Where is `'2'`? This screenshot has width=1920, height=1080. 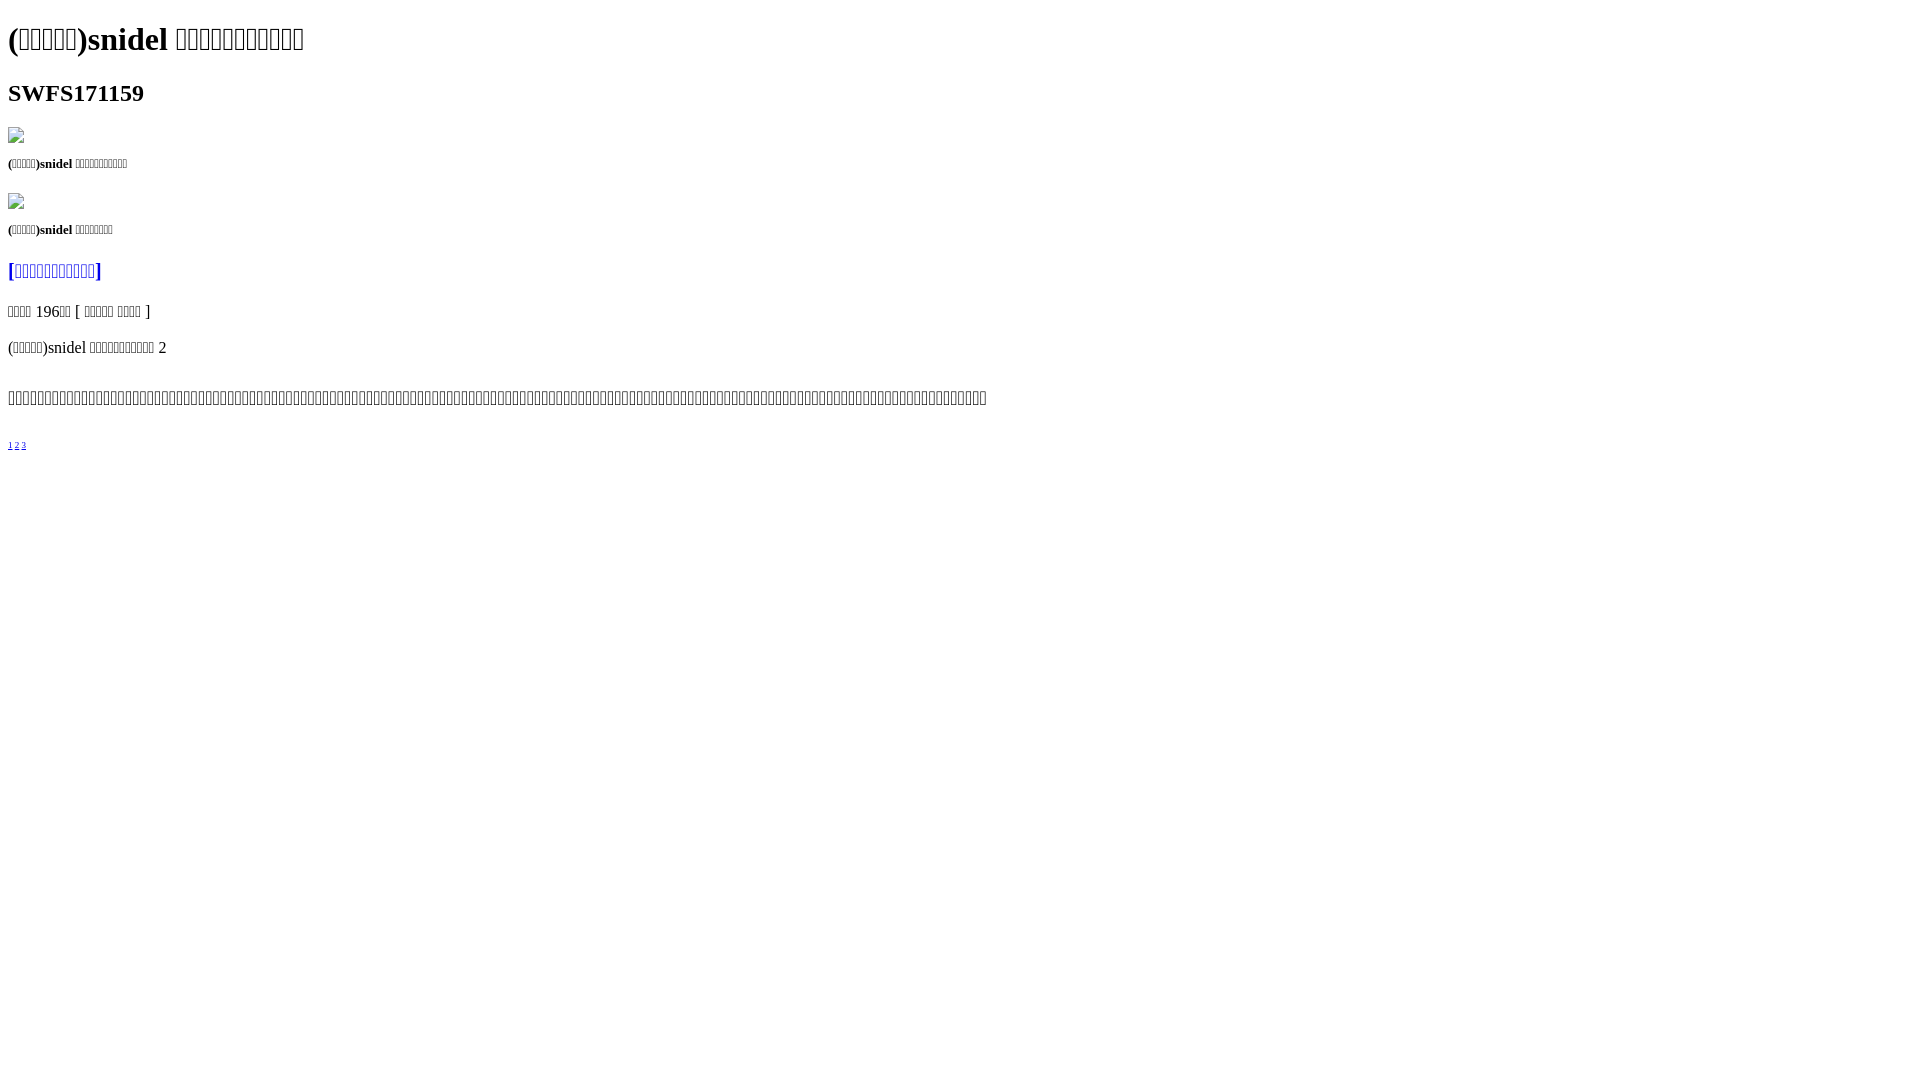 '2' is located at coordinates (14, 443).